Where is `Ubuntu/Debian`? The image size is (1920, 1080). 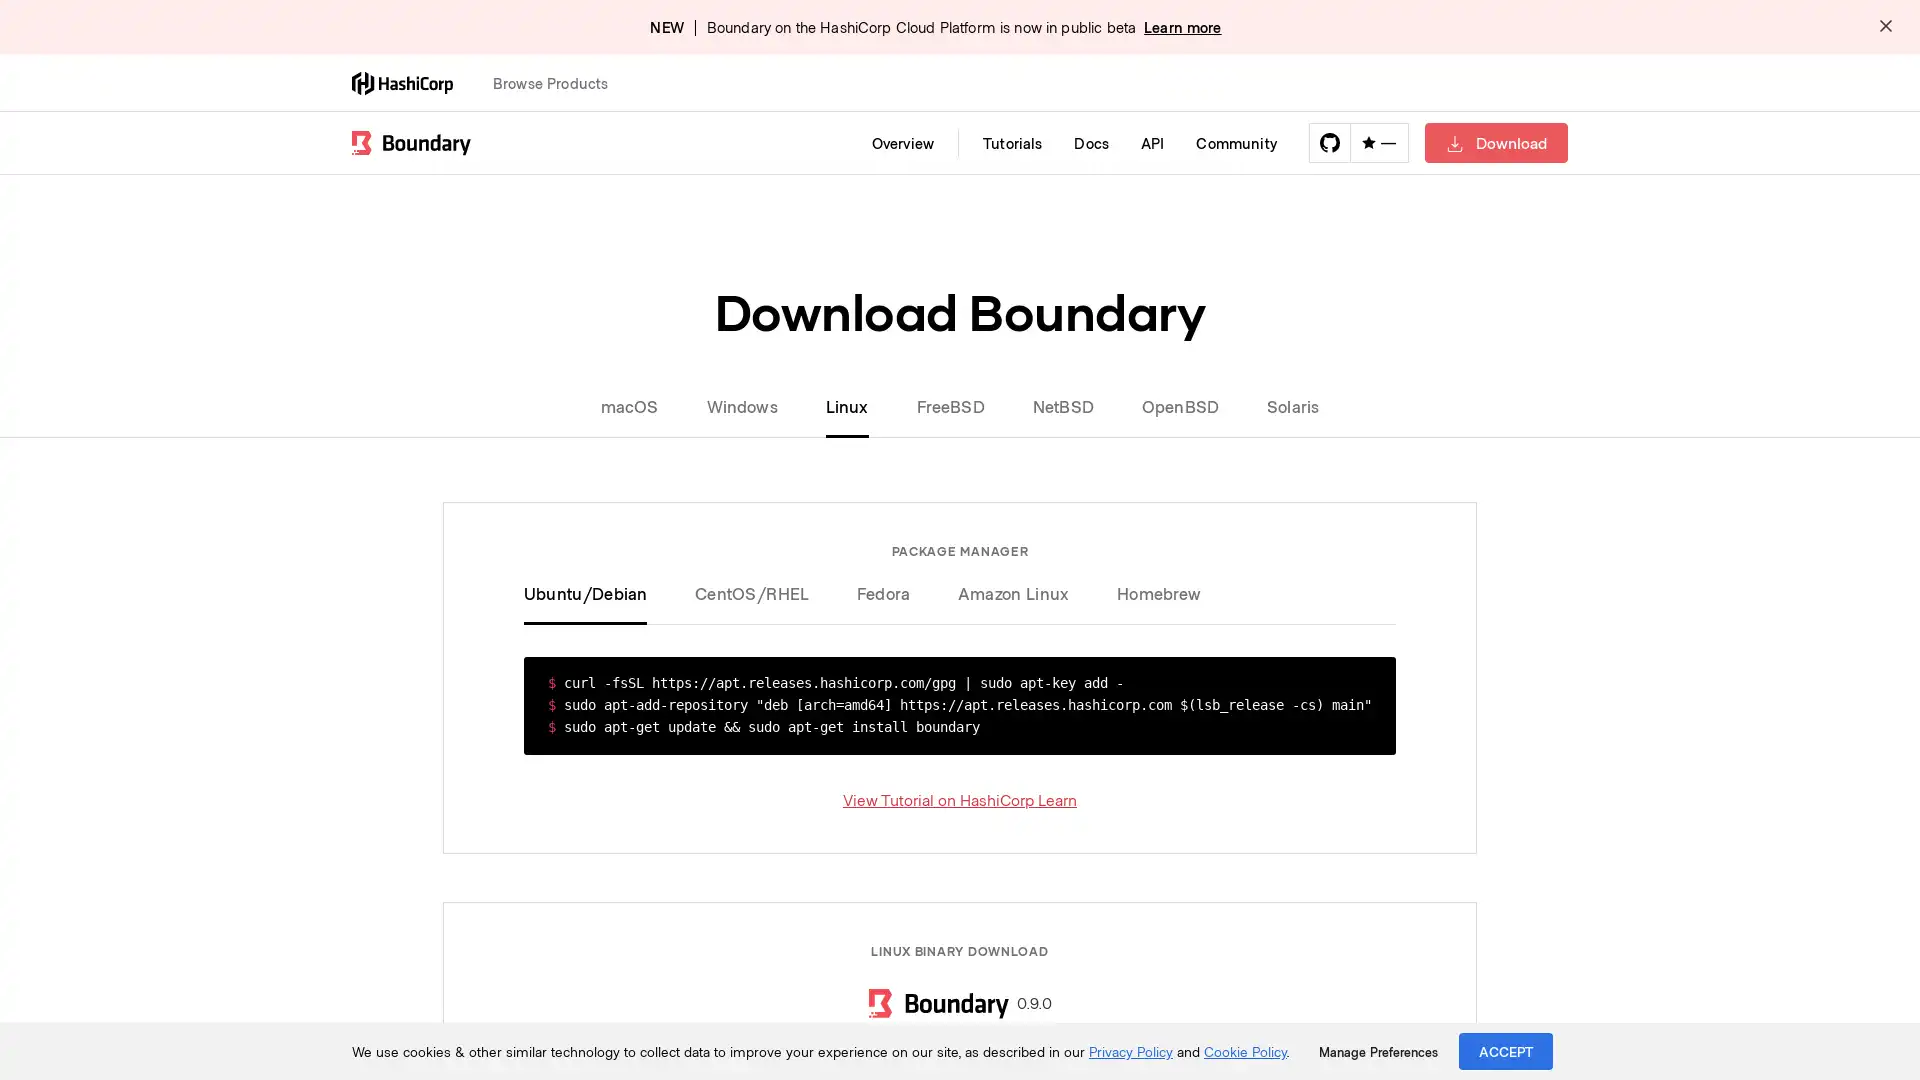
Ubuntu/Debian is located at coordinates (596, 592).